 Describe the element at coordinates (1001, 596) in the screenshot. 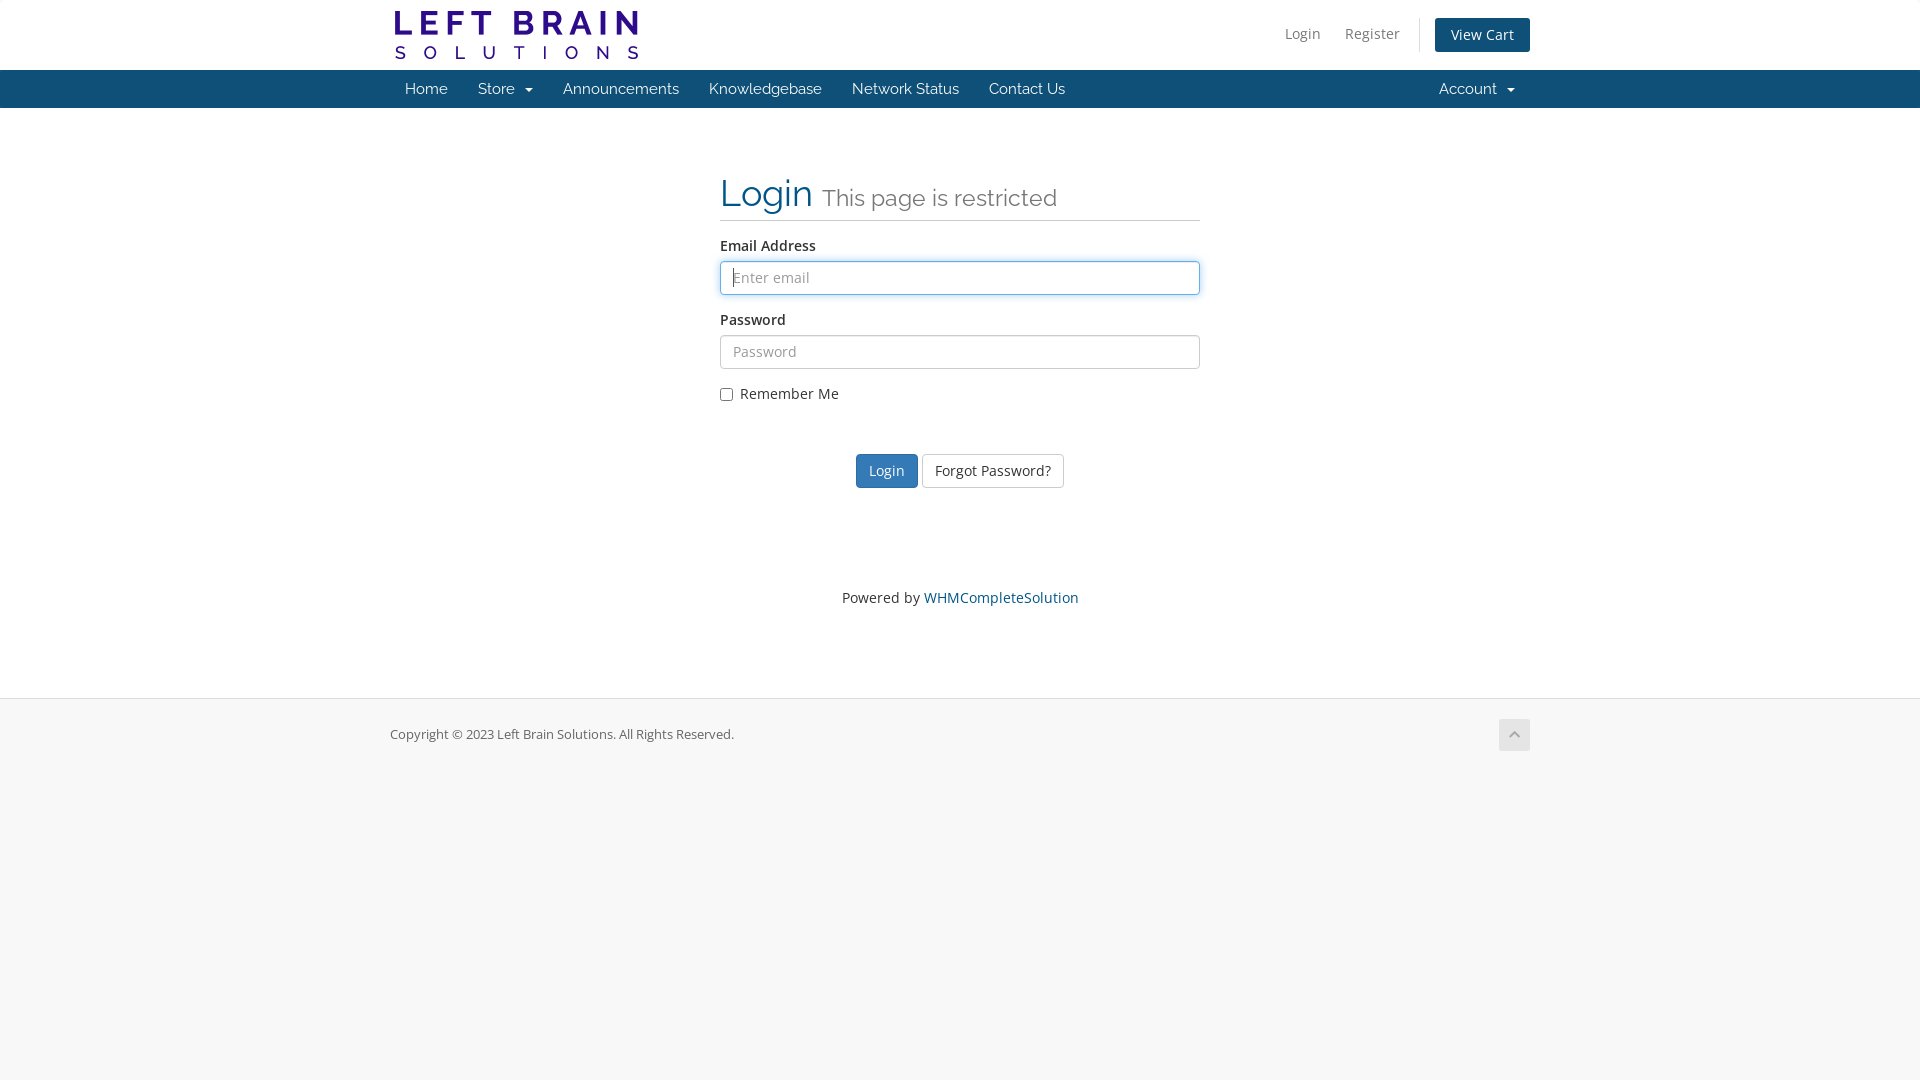

I see `'WHMCompleteSolution'` at that location.